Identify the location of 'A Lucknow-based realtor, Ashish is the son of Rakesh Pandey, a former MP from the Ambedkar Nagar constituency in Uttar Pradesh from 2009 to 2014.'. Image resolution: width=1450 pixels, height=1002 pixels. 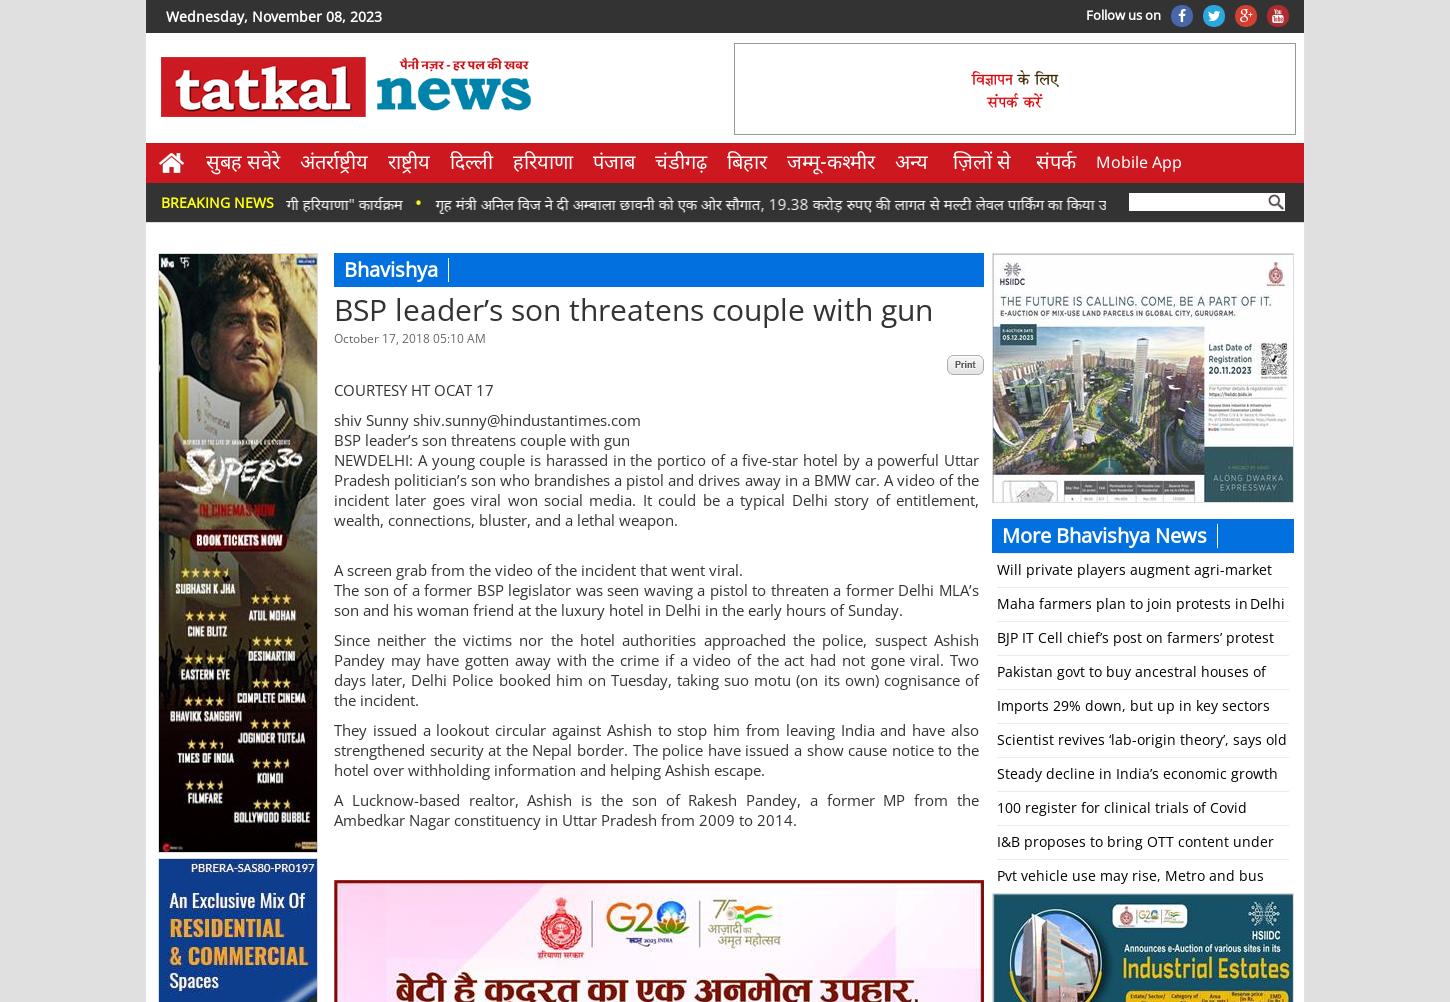
(655, 809).